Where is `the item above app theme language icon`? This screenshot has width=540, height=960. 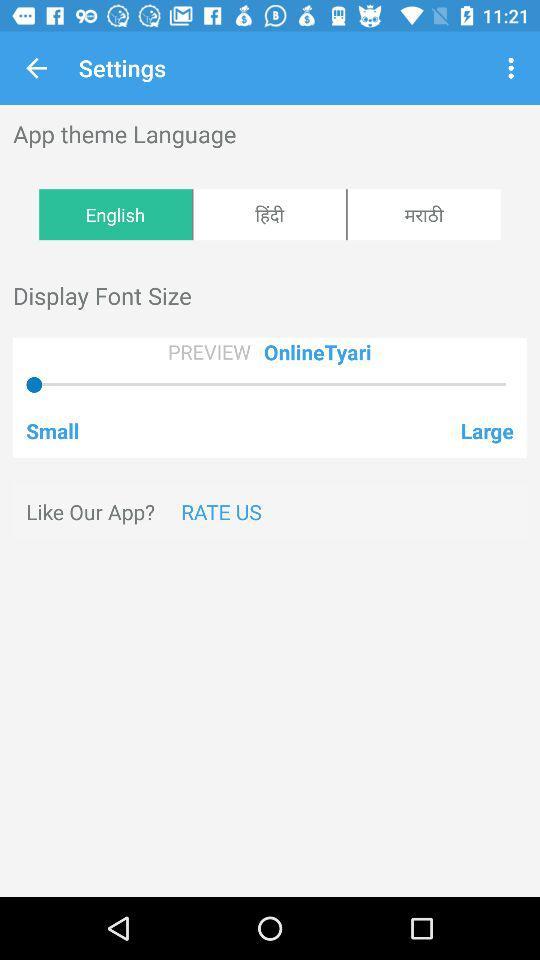
the item above app theme language icon is located at coordinates (36, 68).